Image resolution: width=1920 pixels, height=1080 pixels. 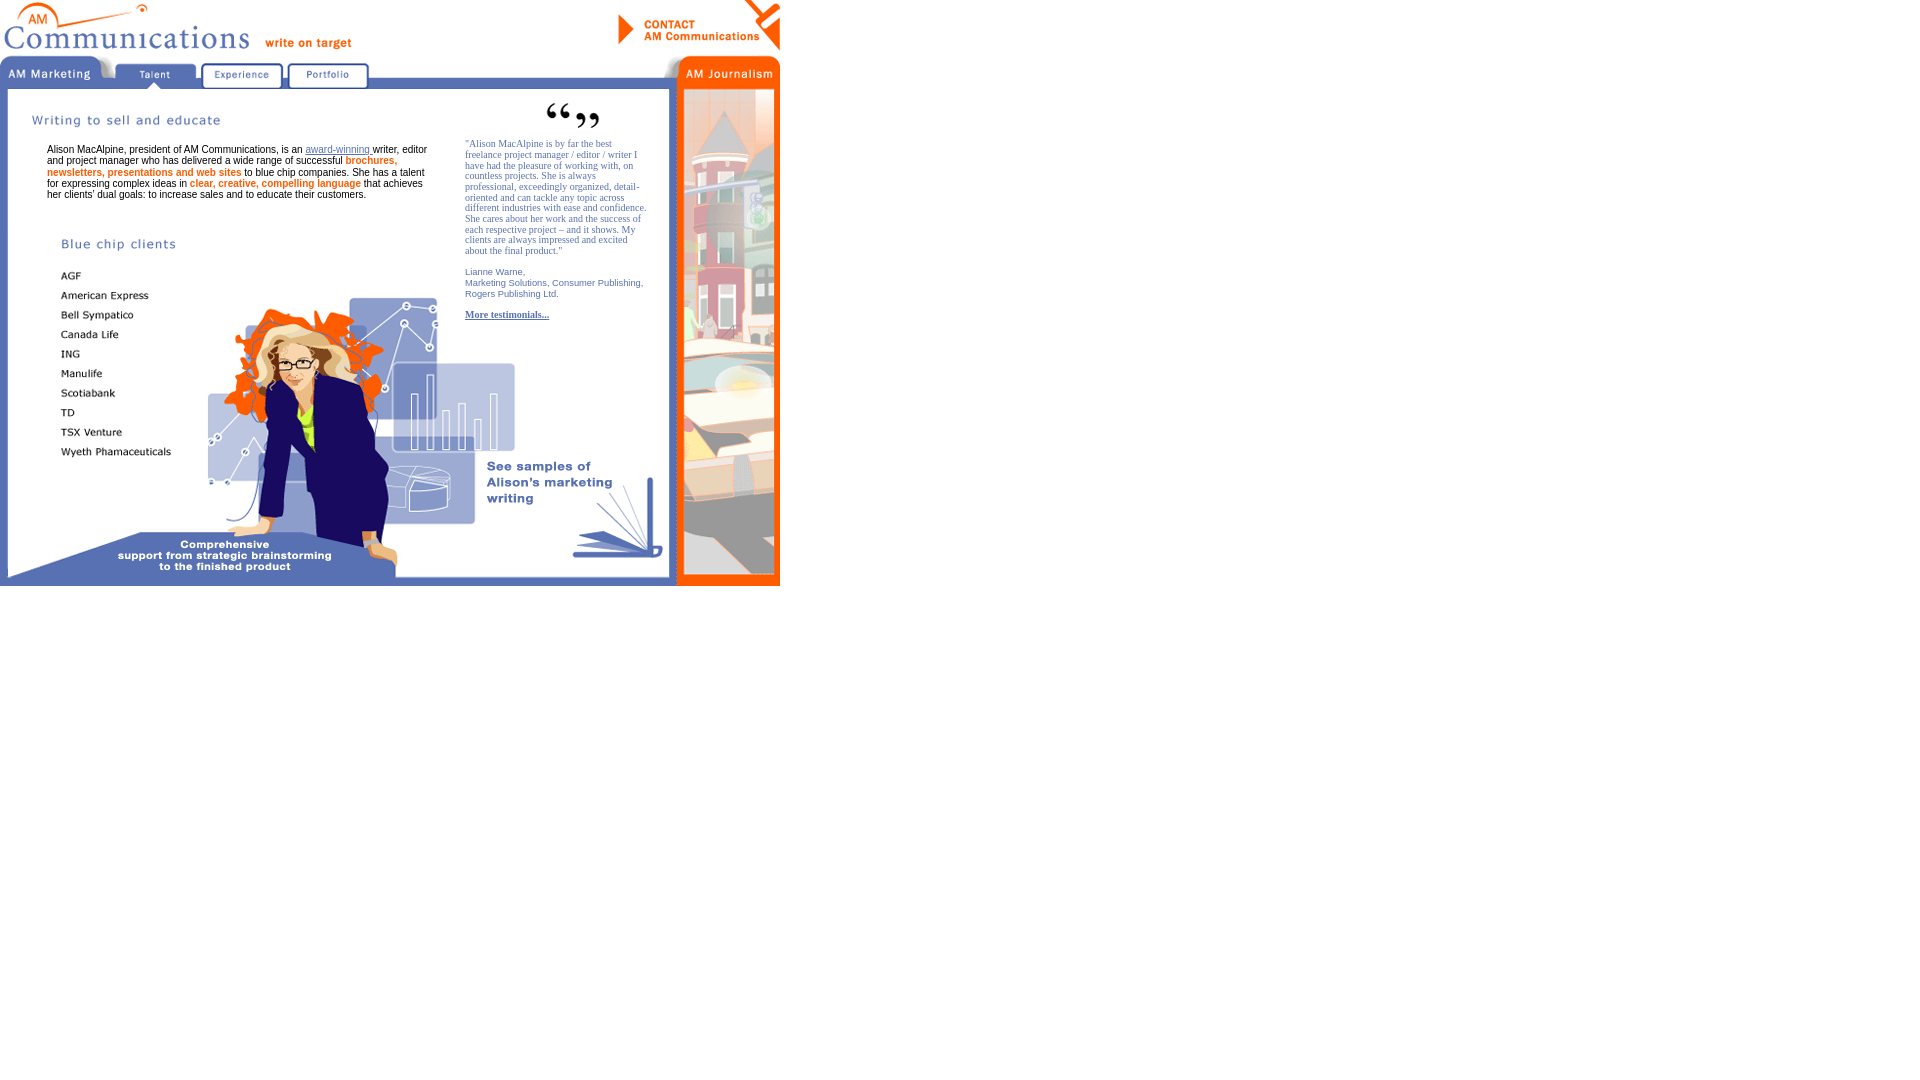 I want to click on 'More testimonials...', so click(x=507, y=314).